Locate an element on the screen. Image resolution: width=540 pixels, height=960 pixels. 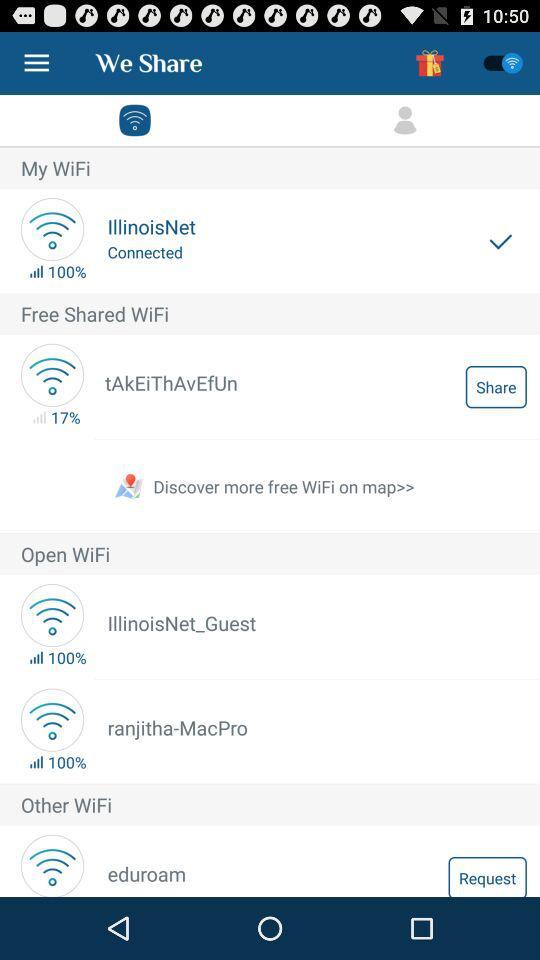
item on the right is located at coordinates (495, 385).